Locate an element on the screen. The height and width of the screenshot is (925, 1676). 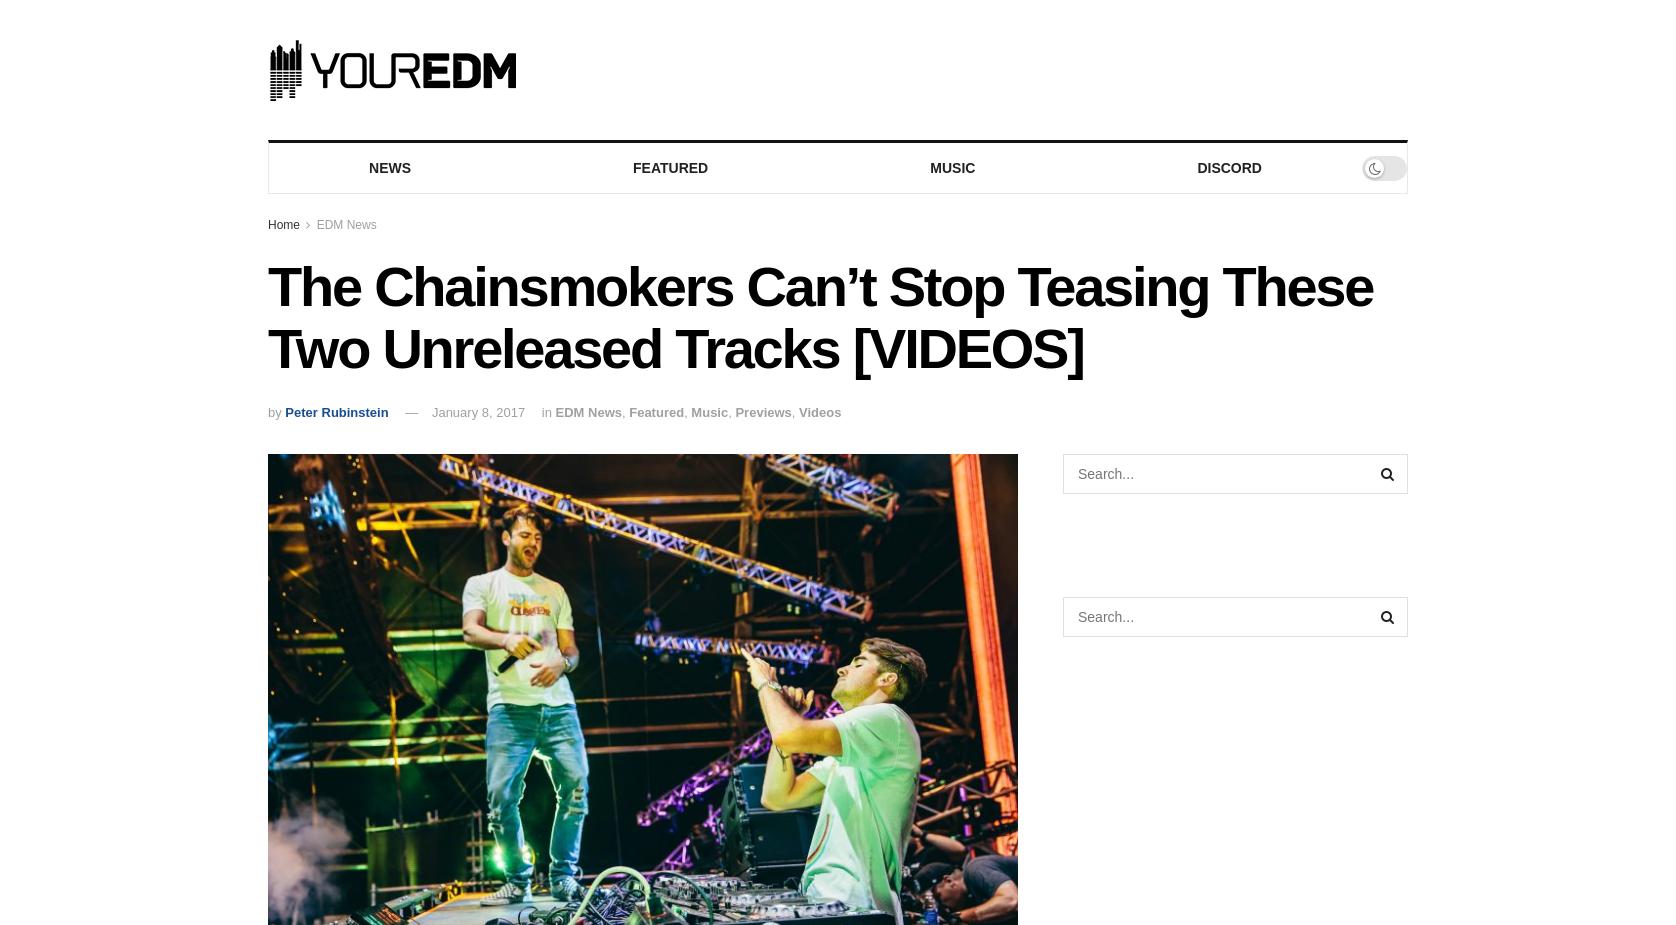
'by' is located at coordinates (266, 410).